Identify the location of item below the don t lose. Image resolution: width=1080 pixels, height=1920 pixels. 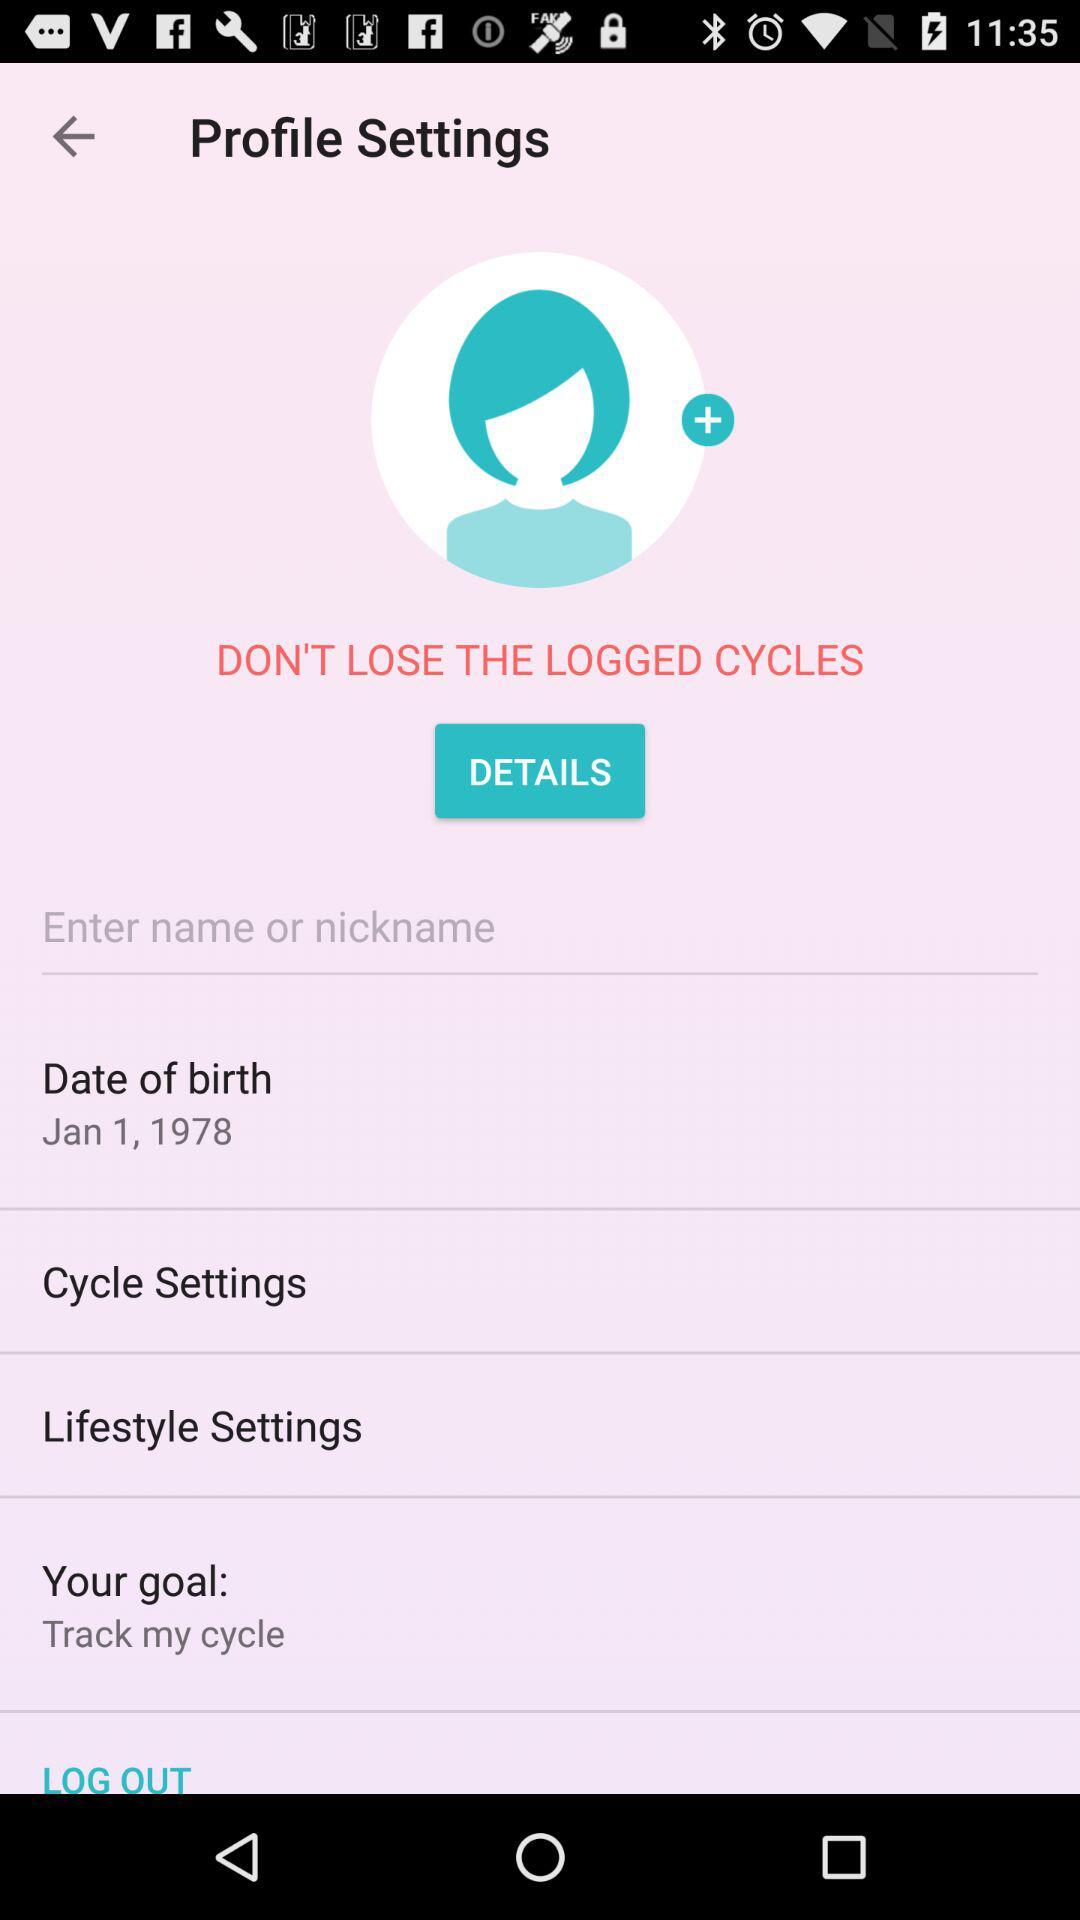
(540, 770).